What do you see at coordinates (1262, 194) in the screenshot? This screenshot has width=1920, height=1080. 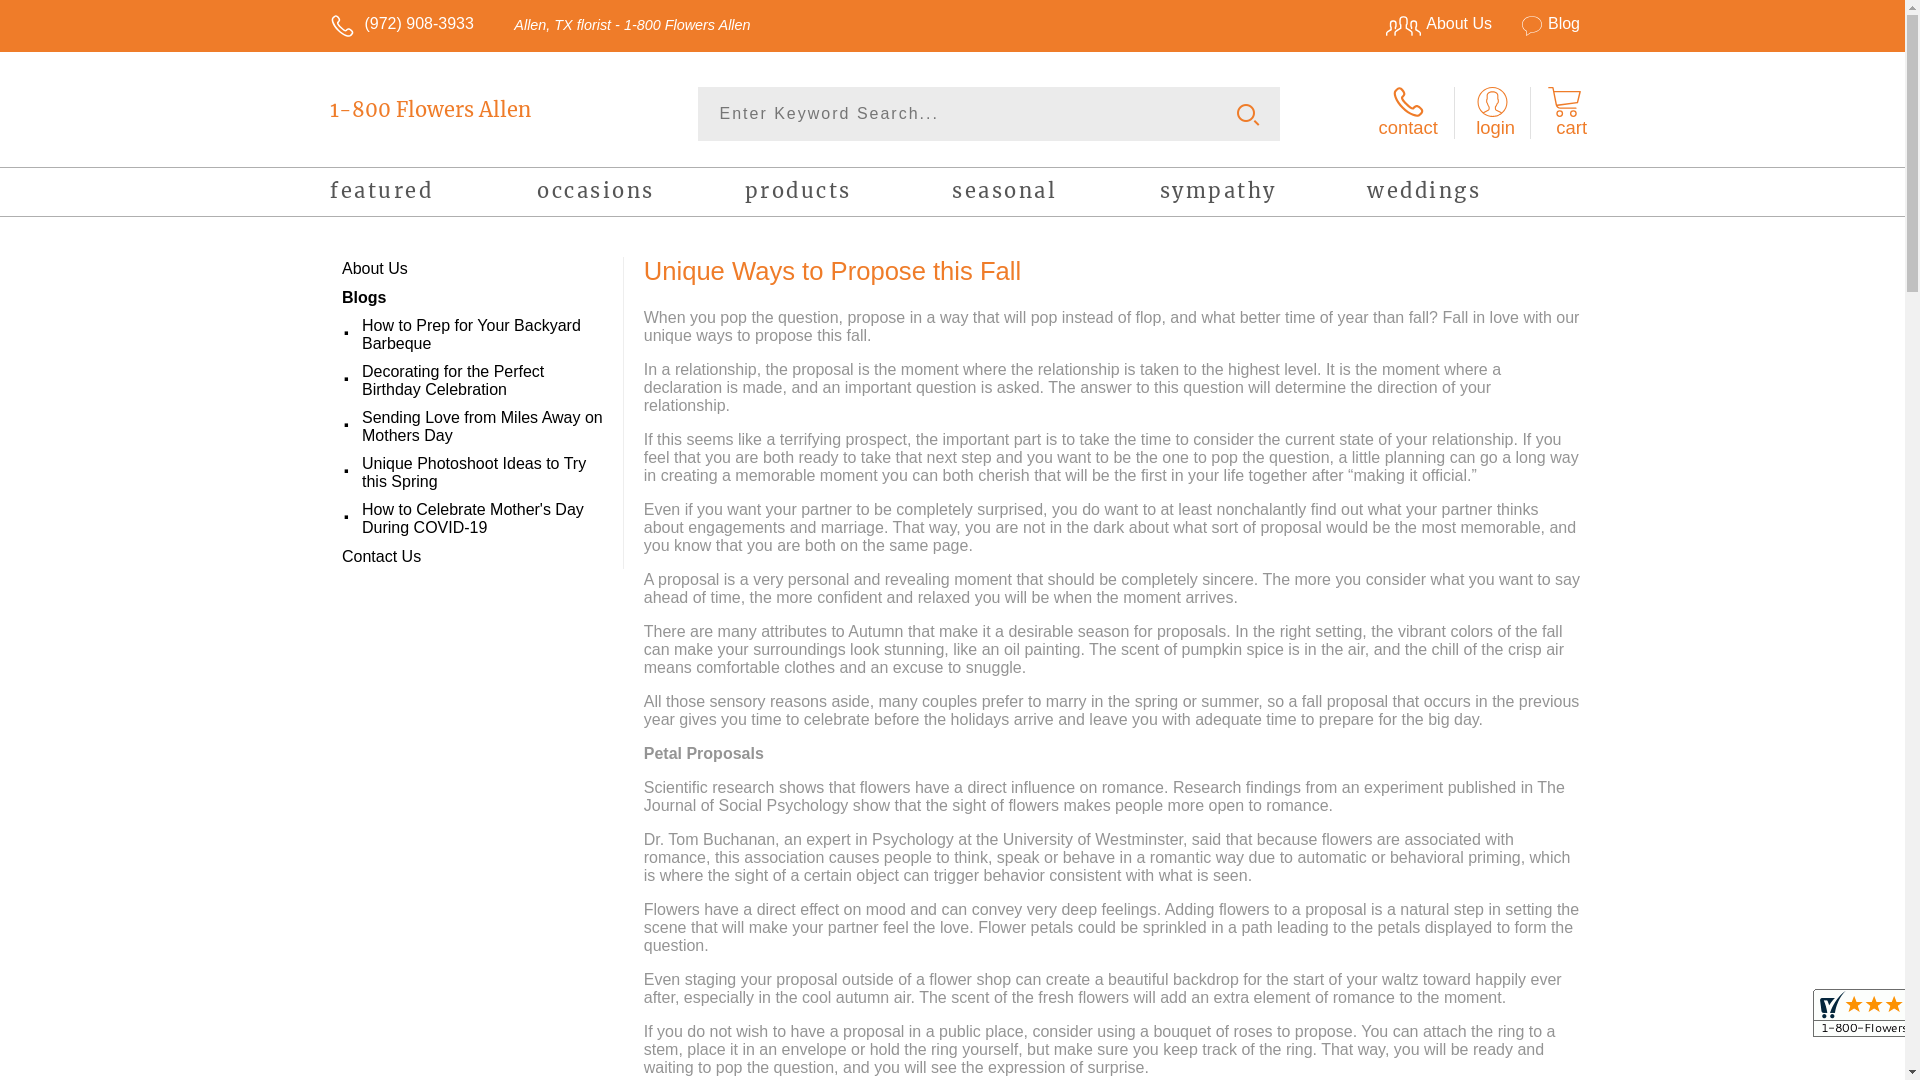 I see `'sympathy'` at bounding box center [1262, 194].